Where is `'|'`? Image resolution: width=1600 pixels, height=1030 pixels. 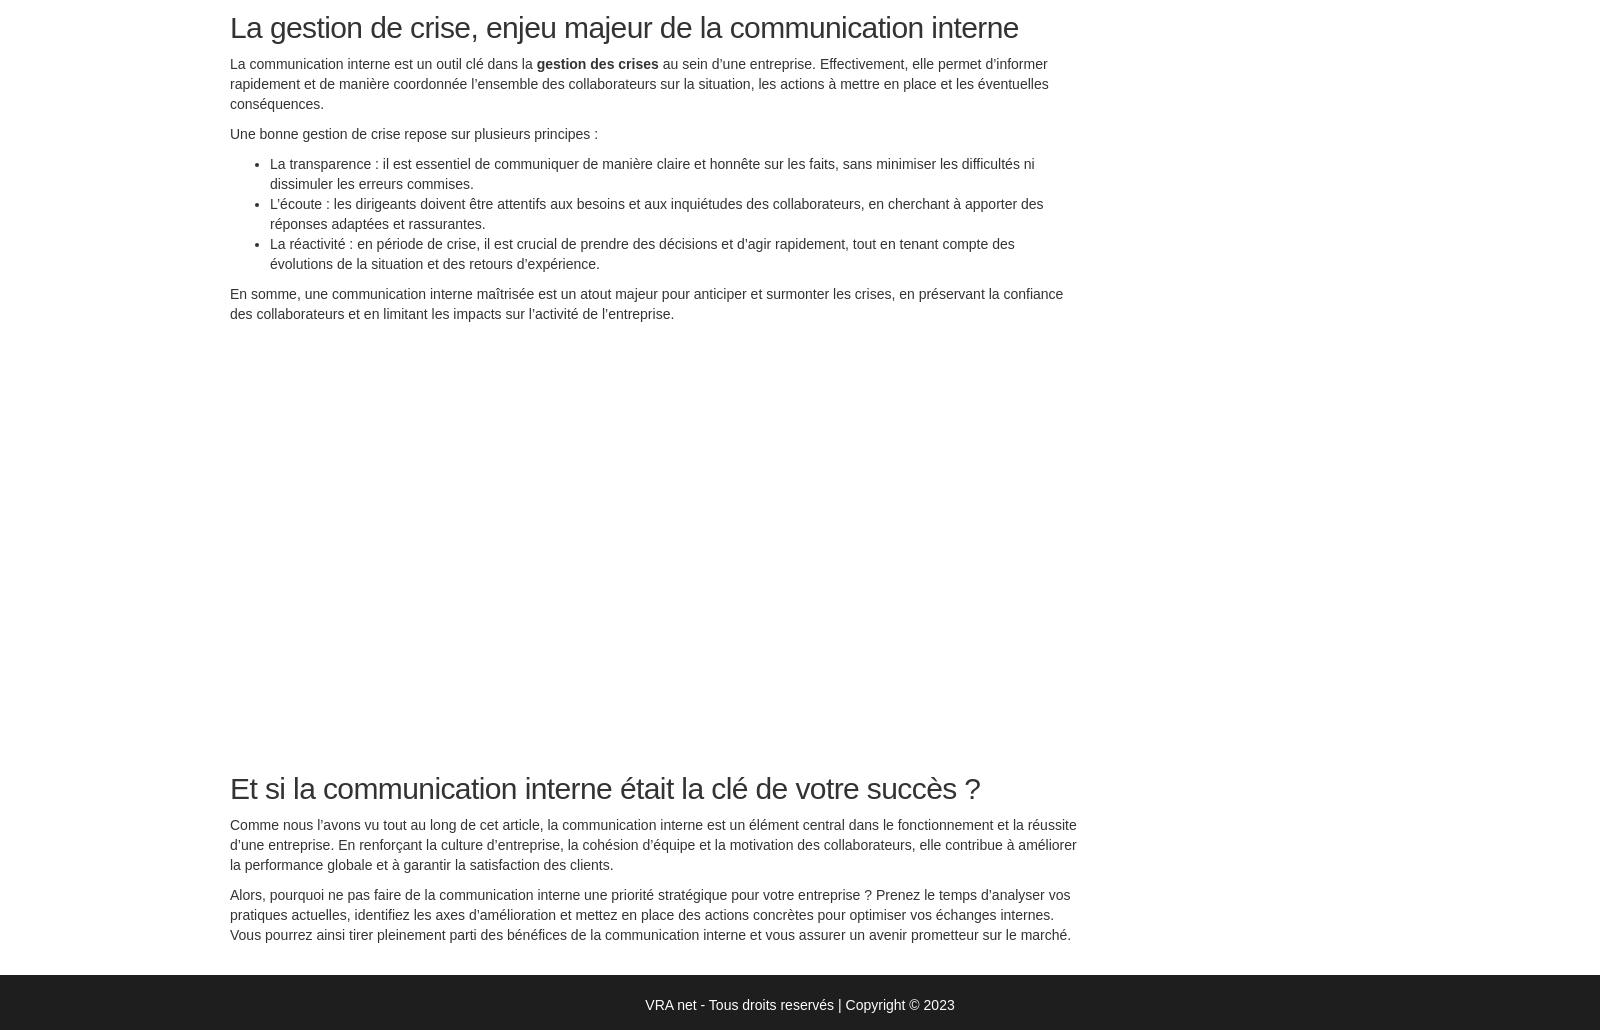 '|' is located at coordinates (837, 1007).